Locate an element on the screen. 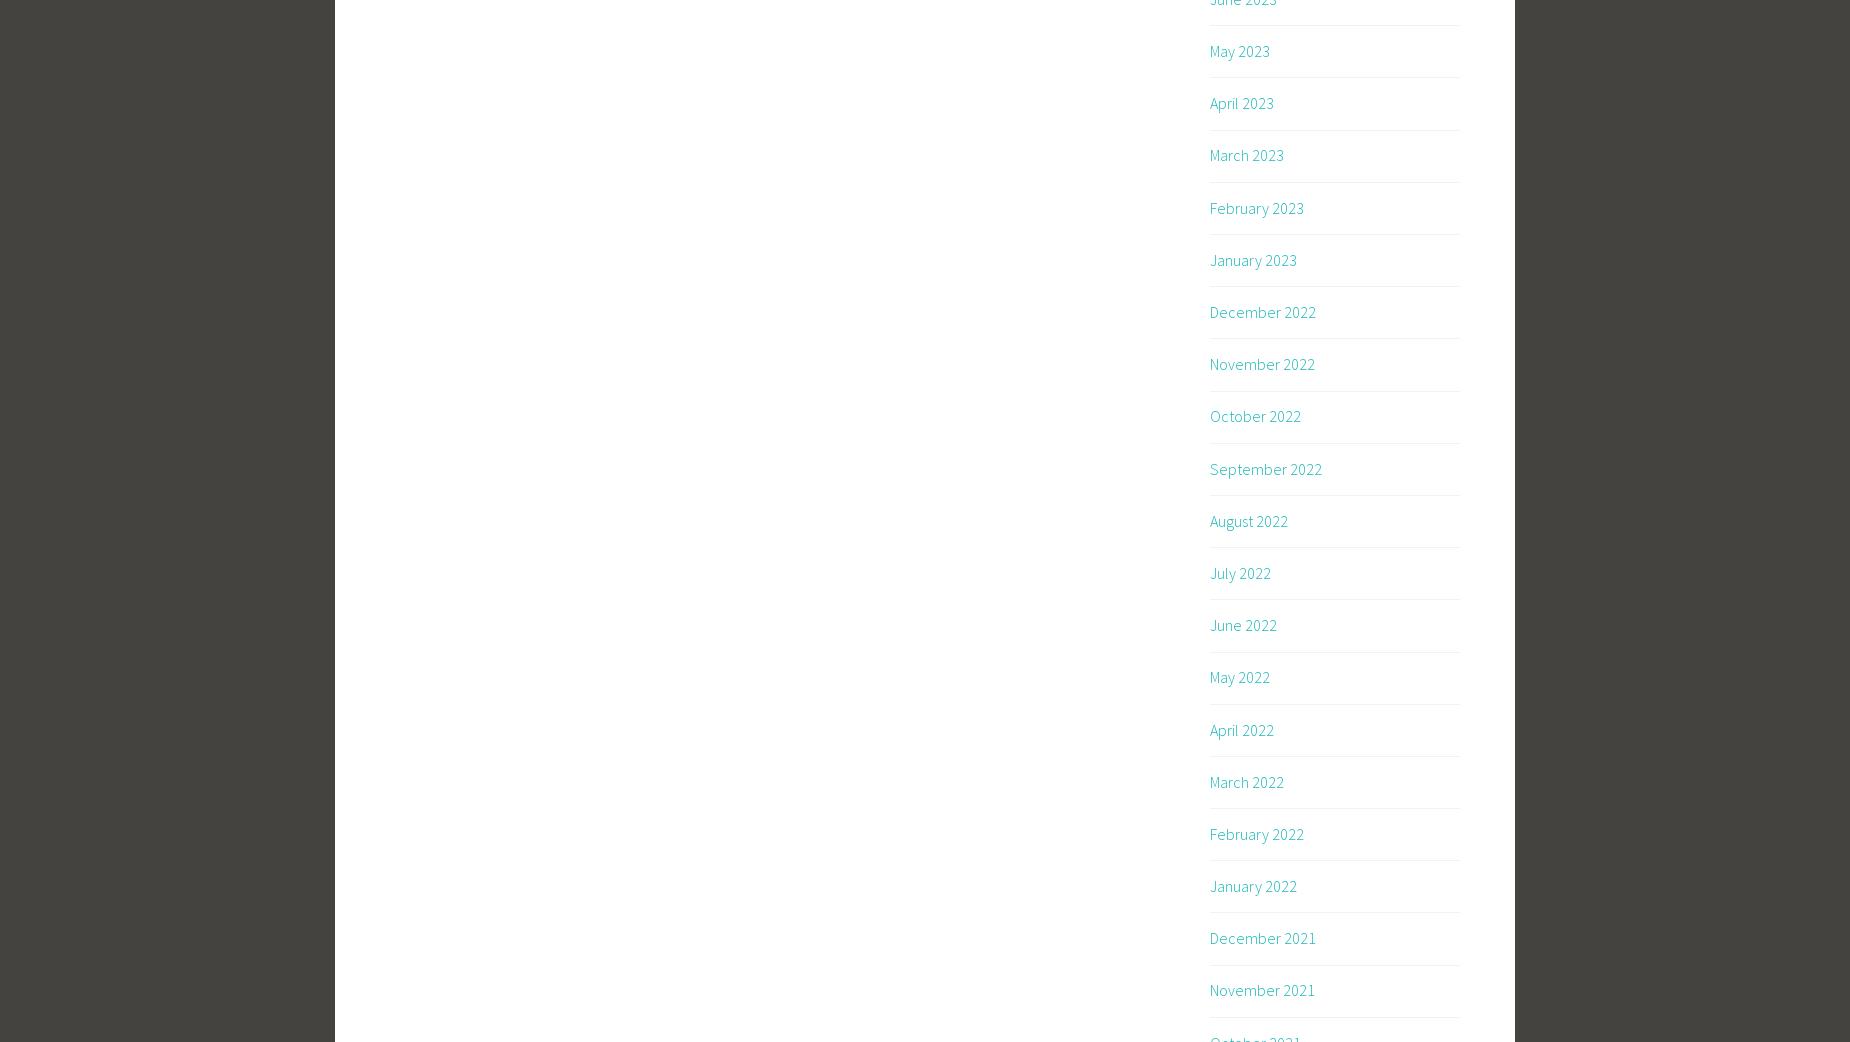 The height and width of the screenshot is (1042, 1850). 'January 2022' is located at coordinates (1252, 885).